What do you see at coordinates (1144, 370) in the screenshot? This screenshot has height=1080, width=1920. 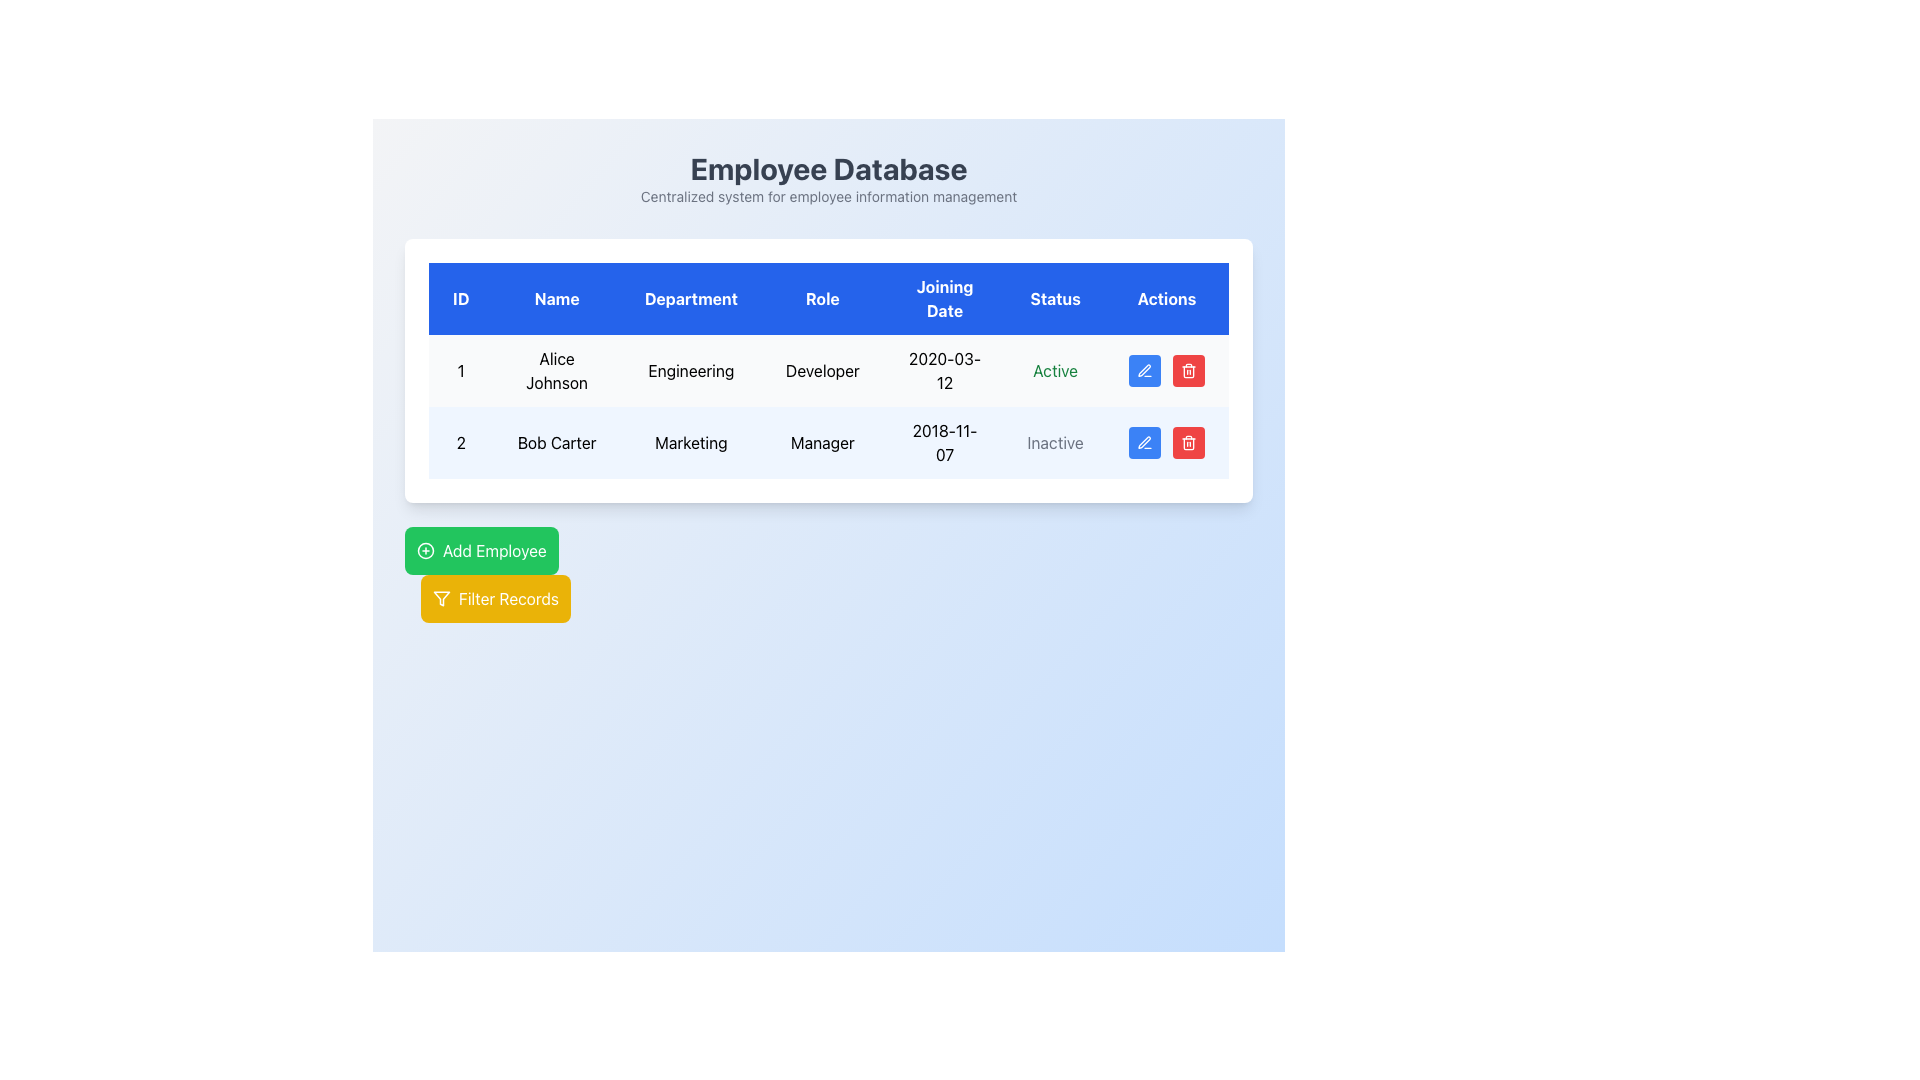 I see `the edit icon button located in the 'Actions' column of the second row of the table to initiate editing functionality` at bounding box center [1144, 370].